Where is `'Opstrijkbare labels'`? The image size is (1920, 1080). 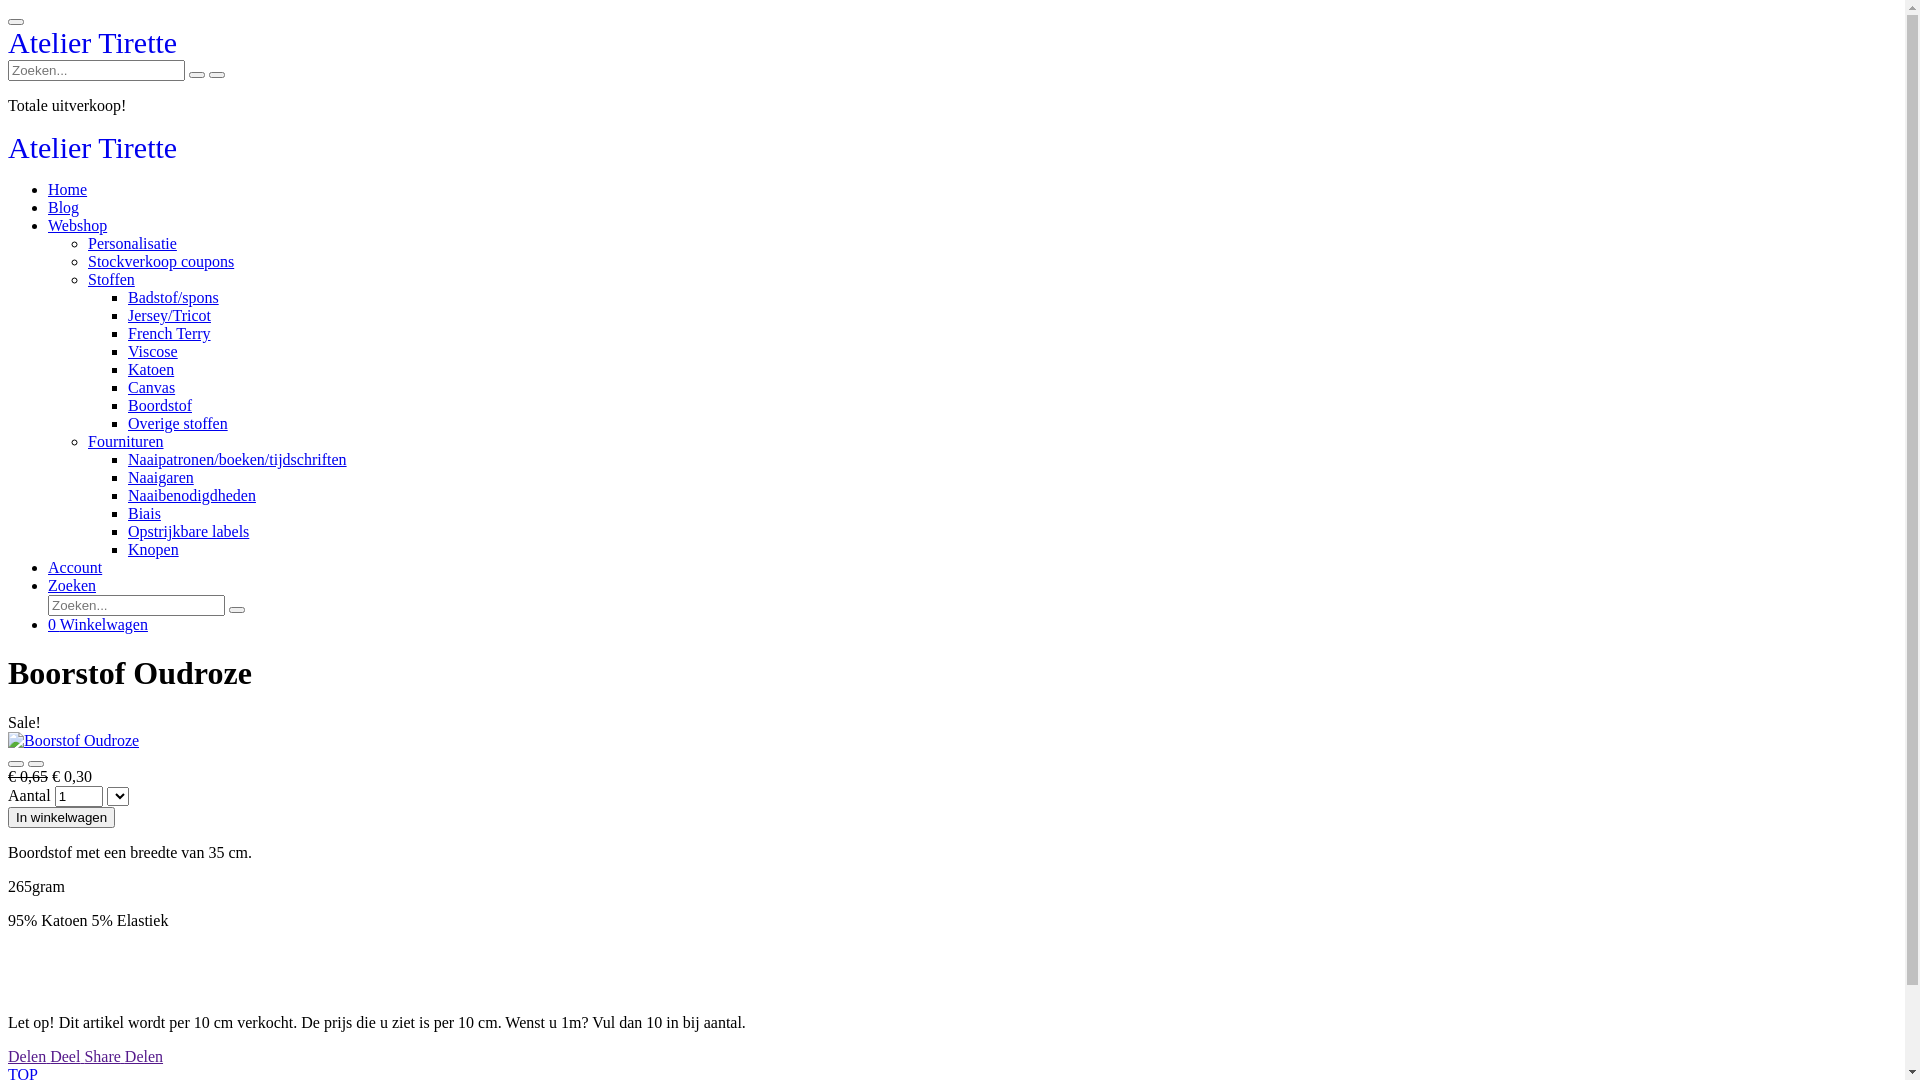 'Opstrijkbare labels' is located at coordinates (188, 530).